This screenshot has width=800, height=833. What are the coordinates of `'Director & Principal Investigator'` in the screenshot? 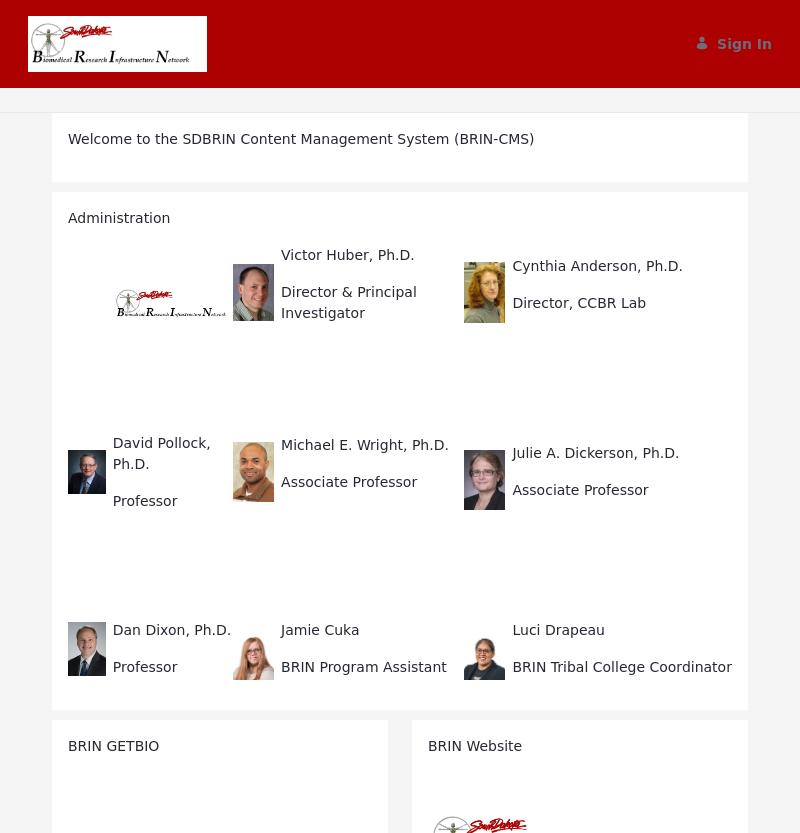 It's located at (281, 301).